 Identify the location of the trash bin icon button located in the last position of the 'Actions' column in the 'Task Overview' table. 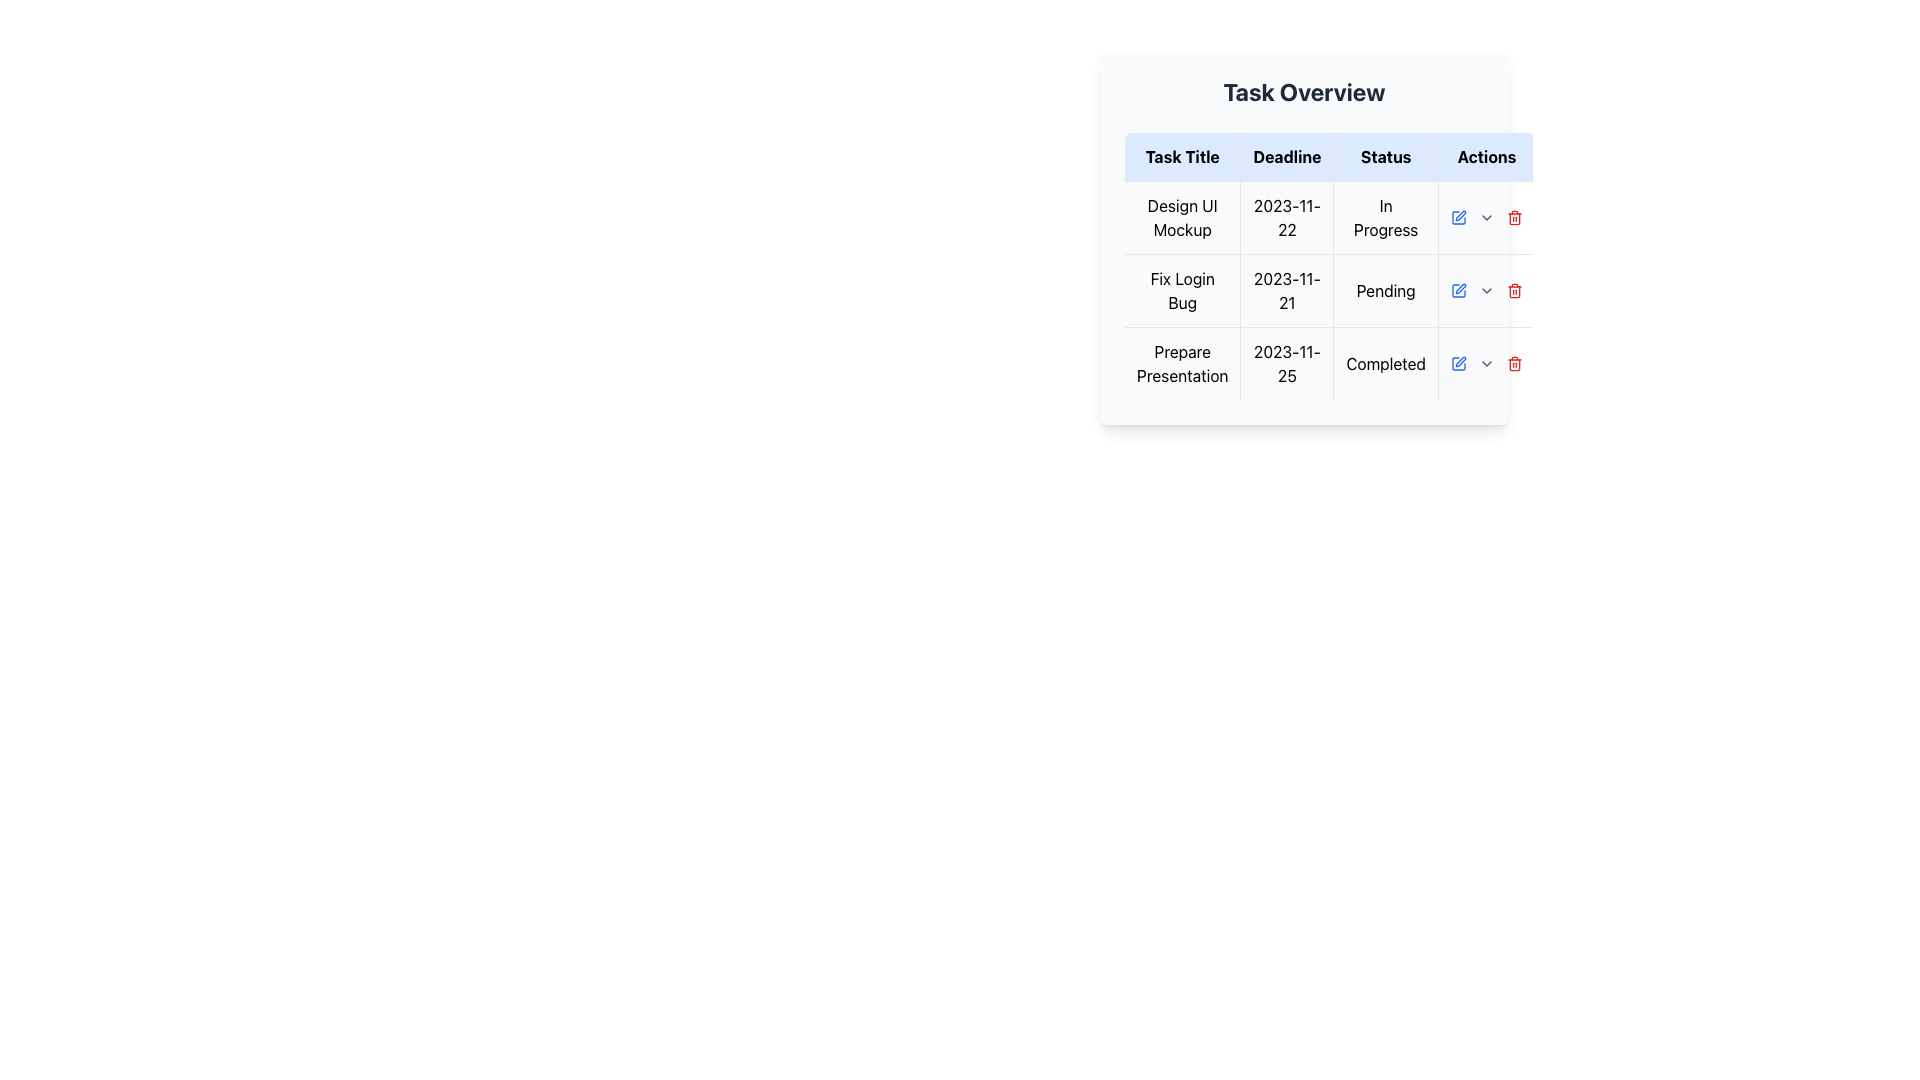
(1515, 218).